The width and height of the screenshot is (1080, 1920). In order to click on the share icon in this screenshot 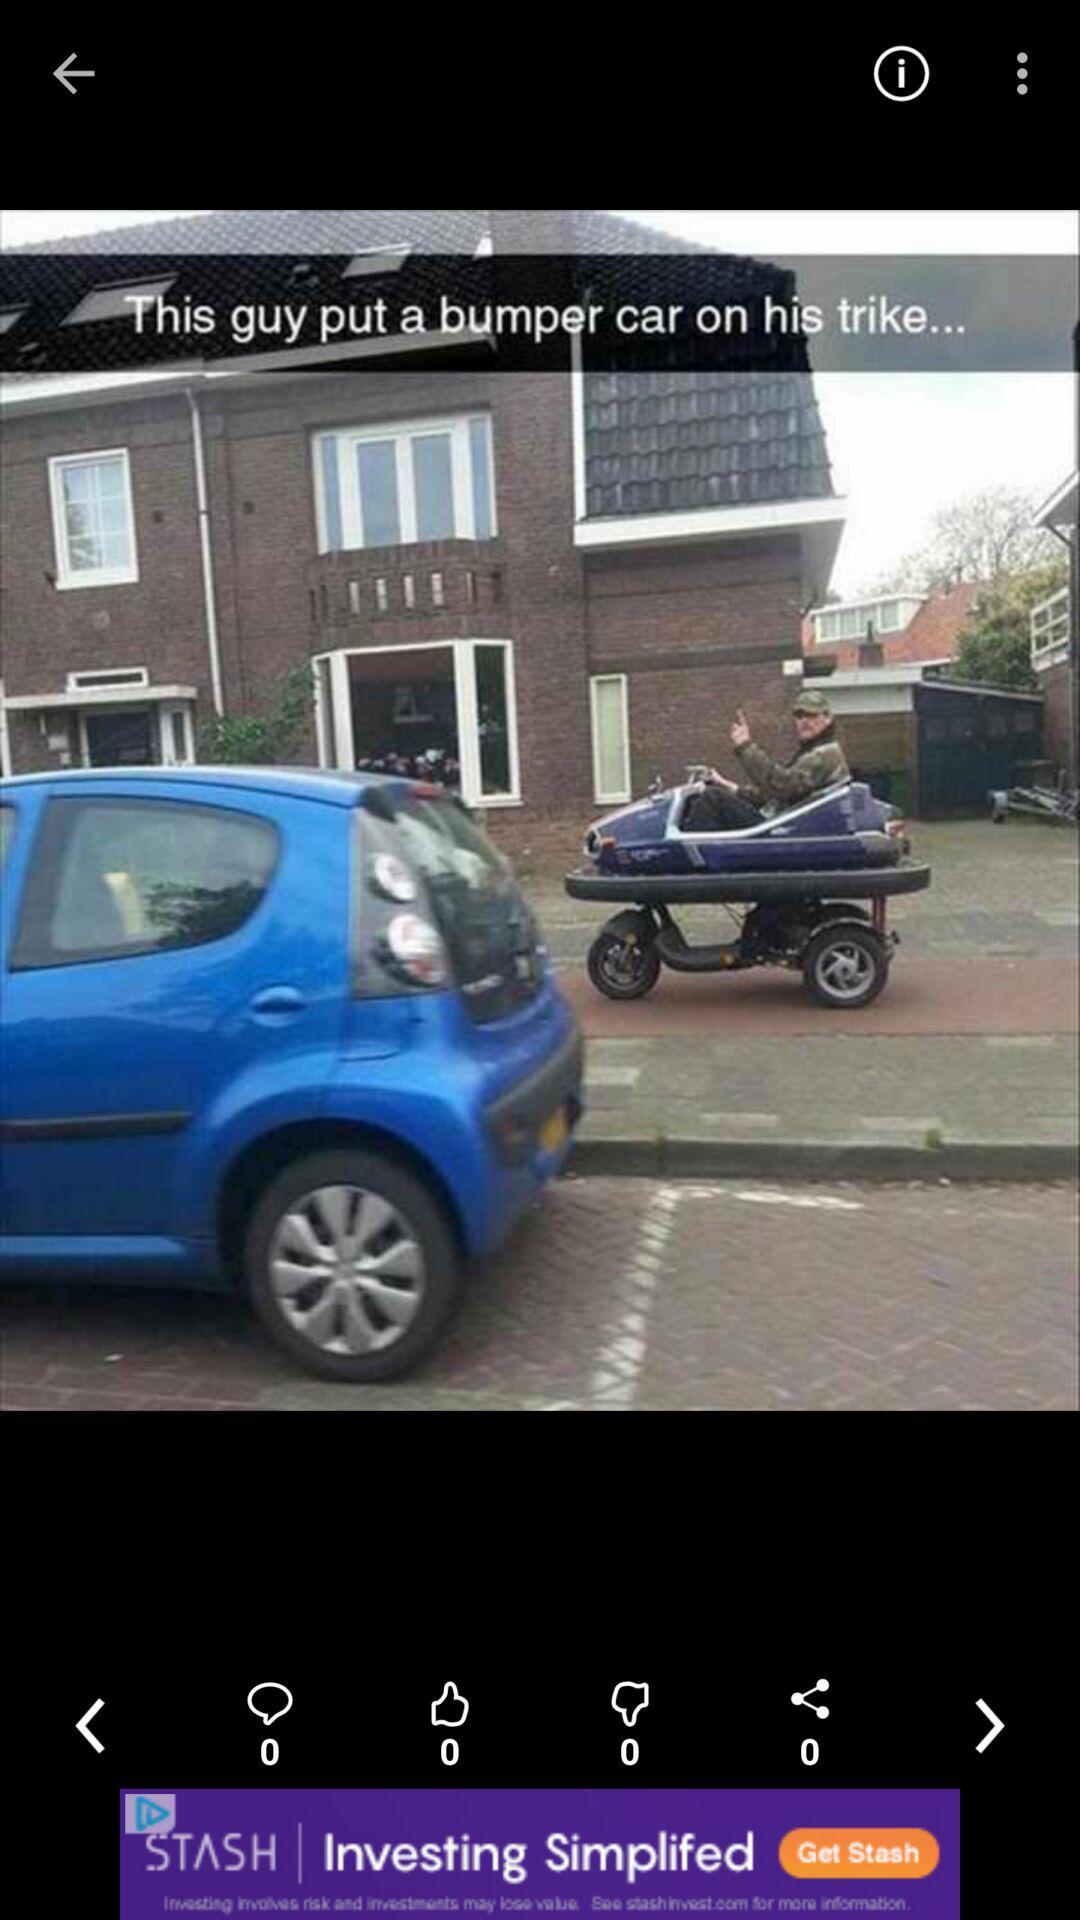, I will do `click(810, 1697)`.